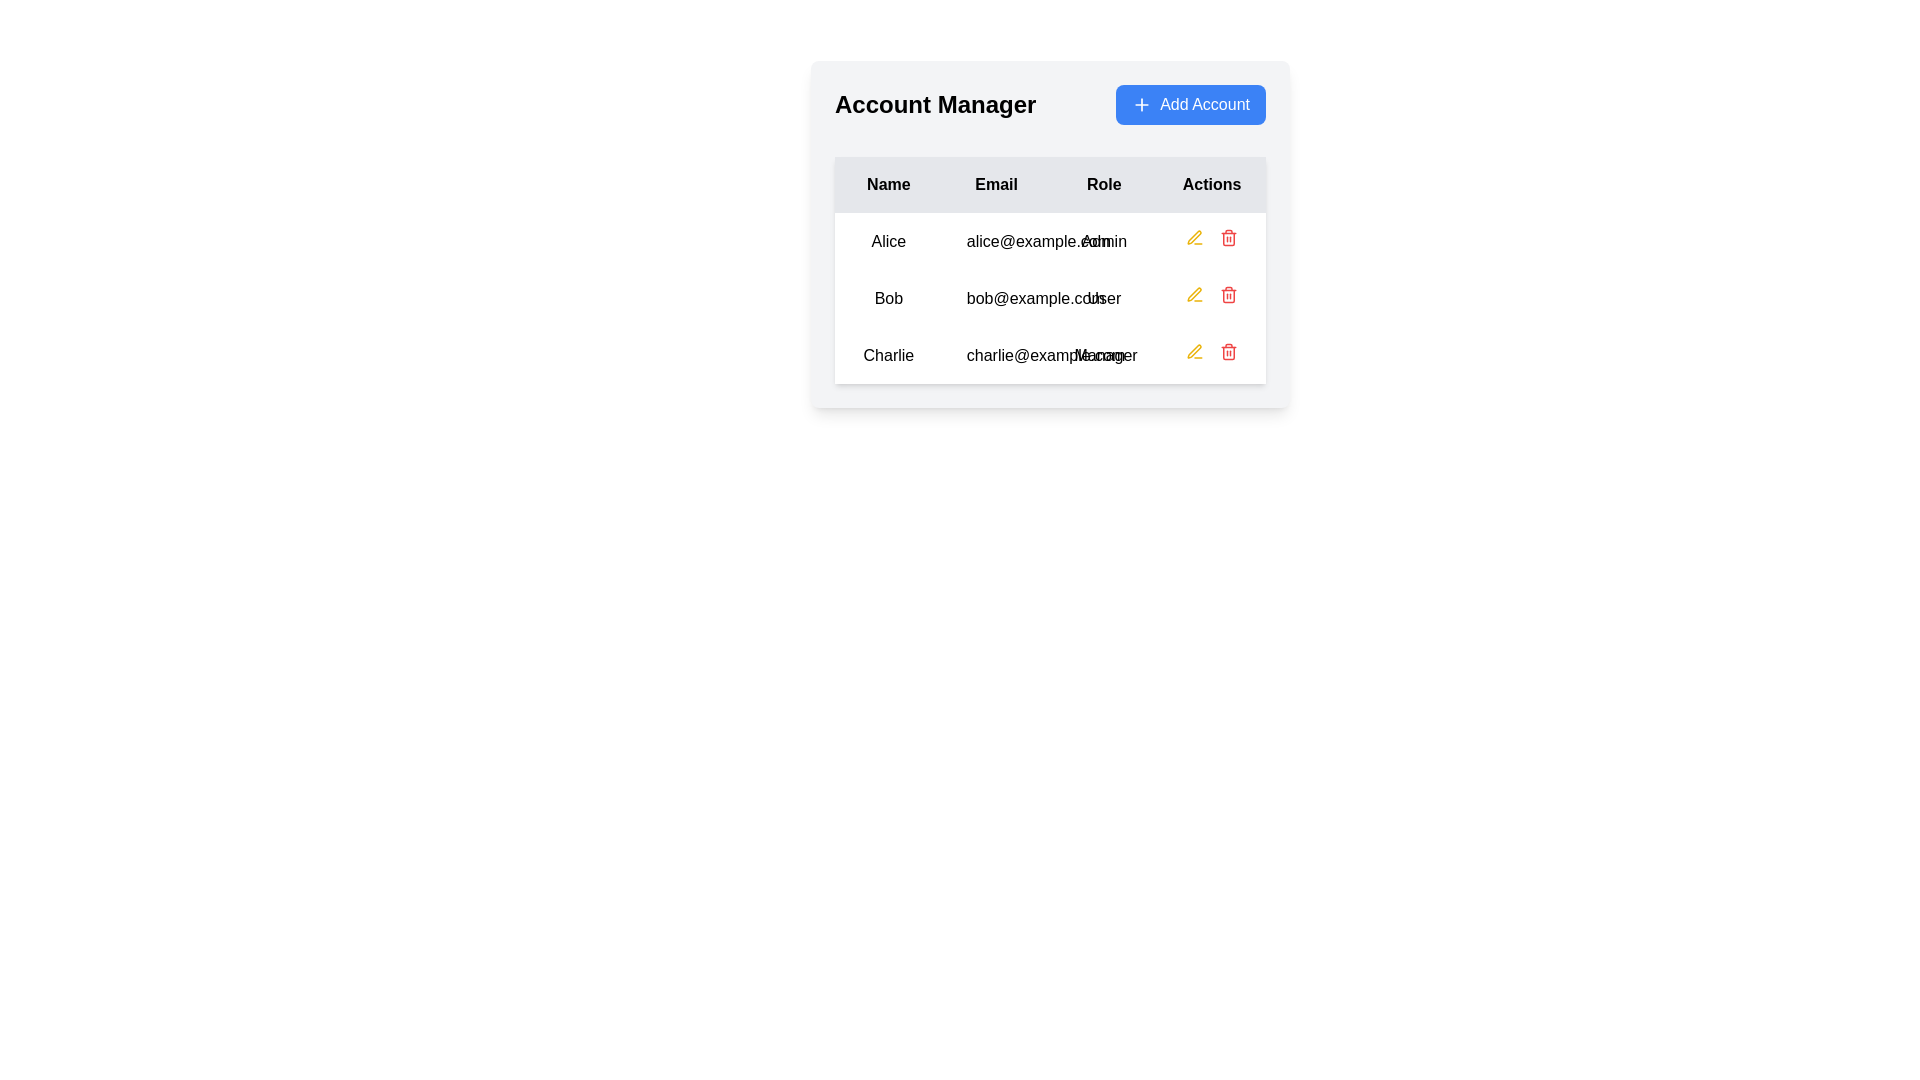 The height and width of the screenshot is (1080, 1920). I want to click on the text label displaying 'Charlie' in the third row of the data table under the 'Name' column, so click(887, 354).